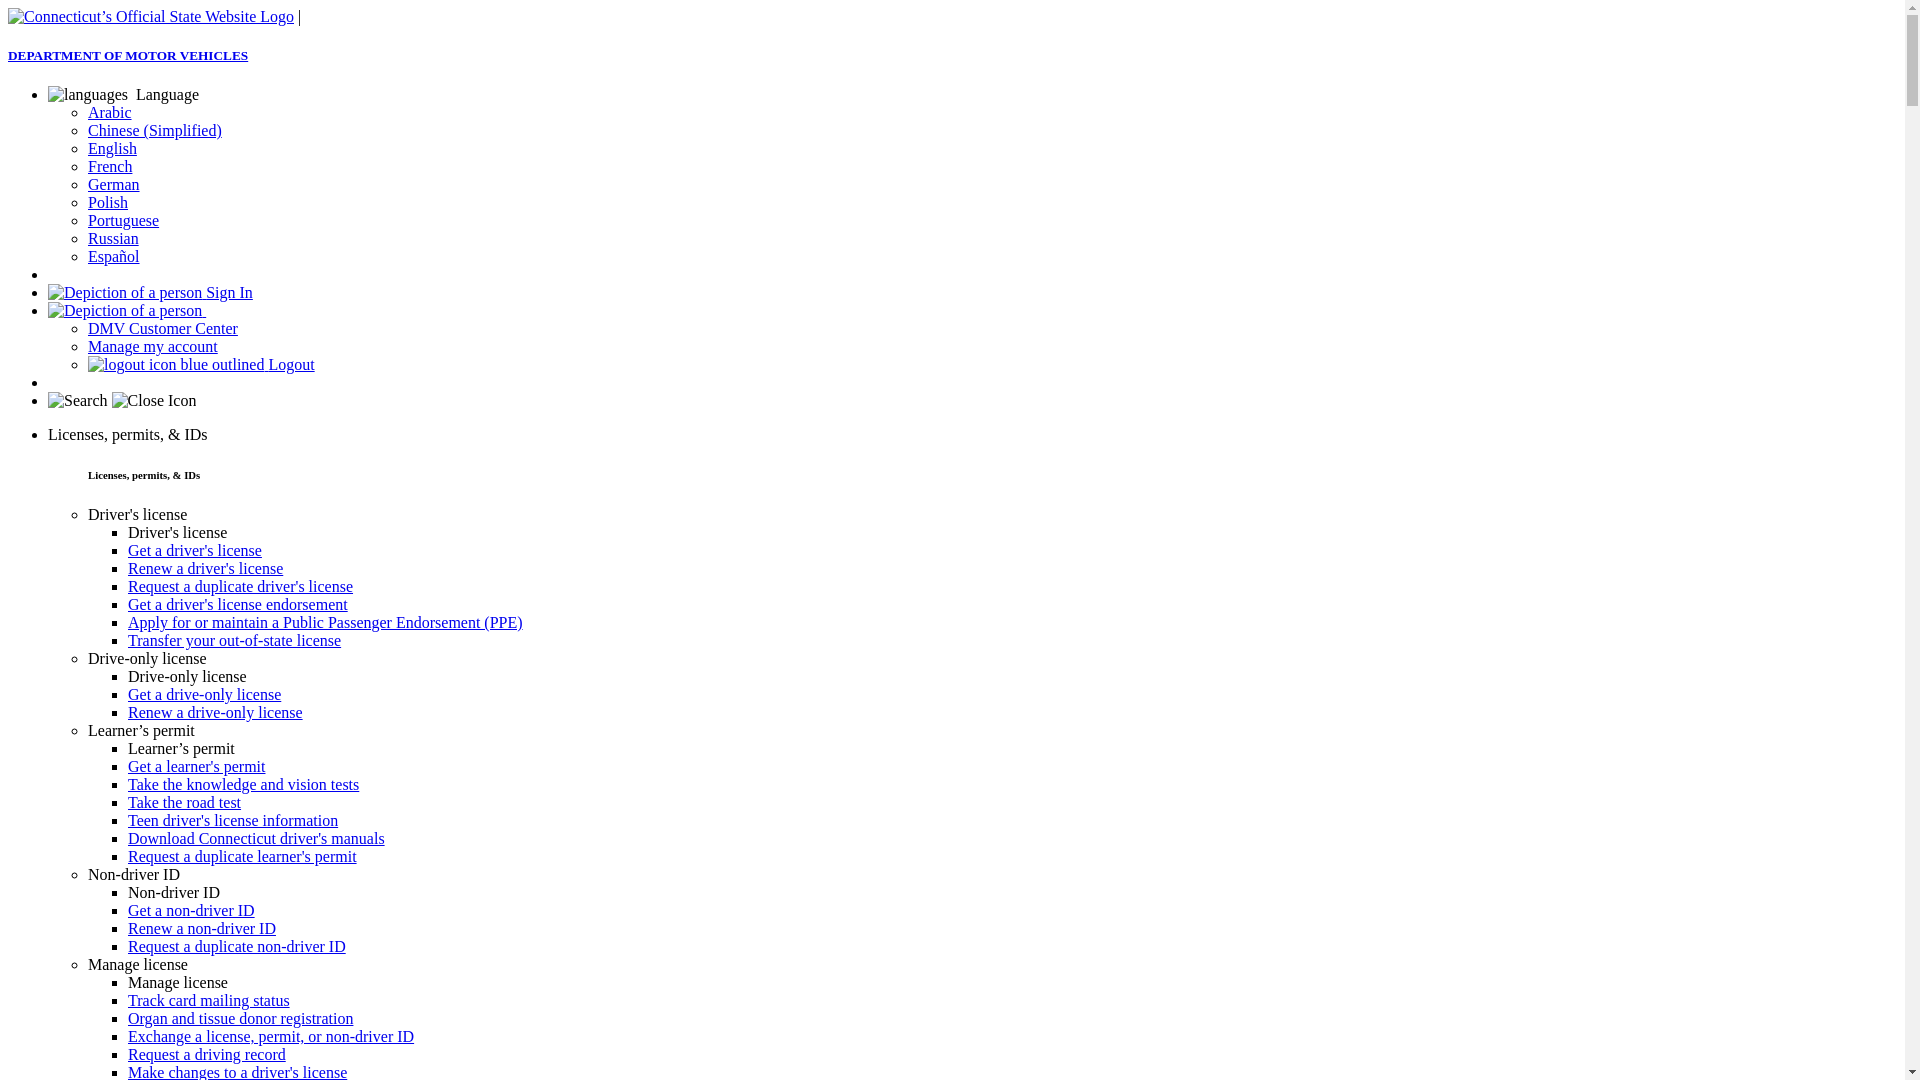 The image size is (1920, 1080). Describe the element at coordinates (240, 585) in the screenshot. I see `'Request a duplicate driver's license'` at that location.